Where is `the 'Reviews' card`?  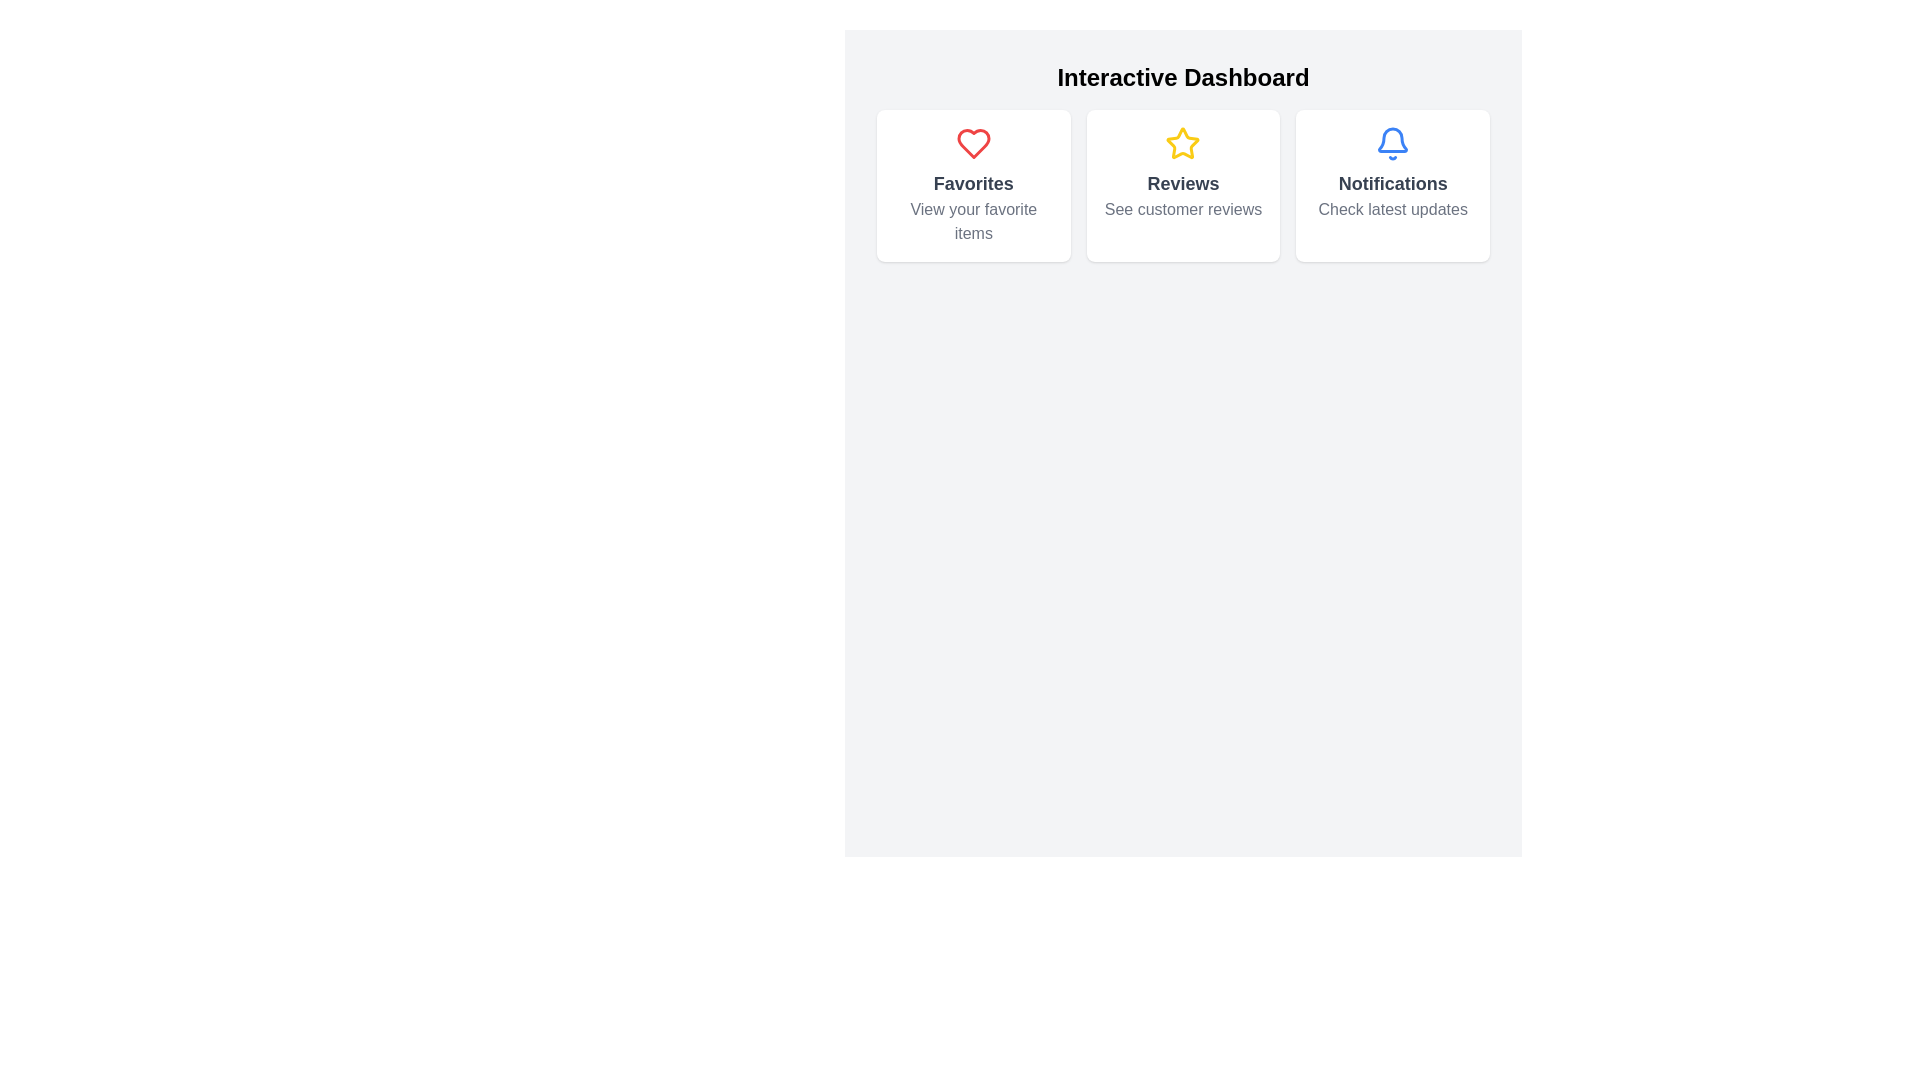 the 'Reviews' card is located at coordinates (1183, 185).